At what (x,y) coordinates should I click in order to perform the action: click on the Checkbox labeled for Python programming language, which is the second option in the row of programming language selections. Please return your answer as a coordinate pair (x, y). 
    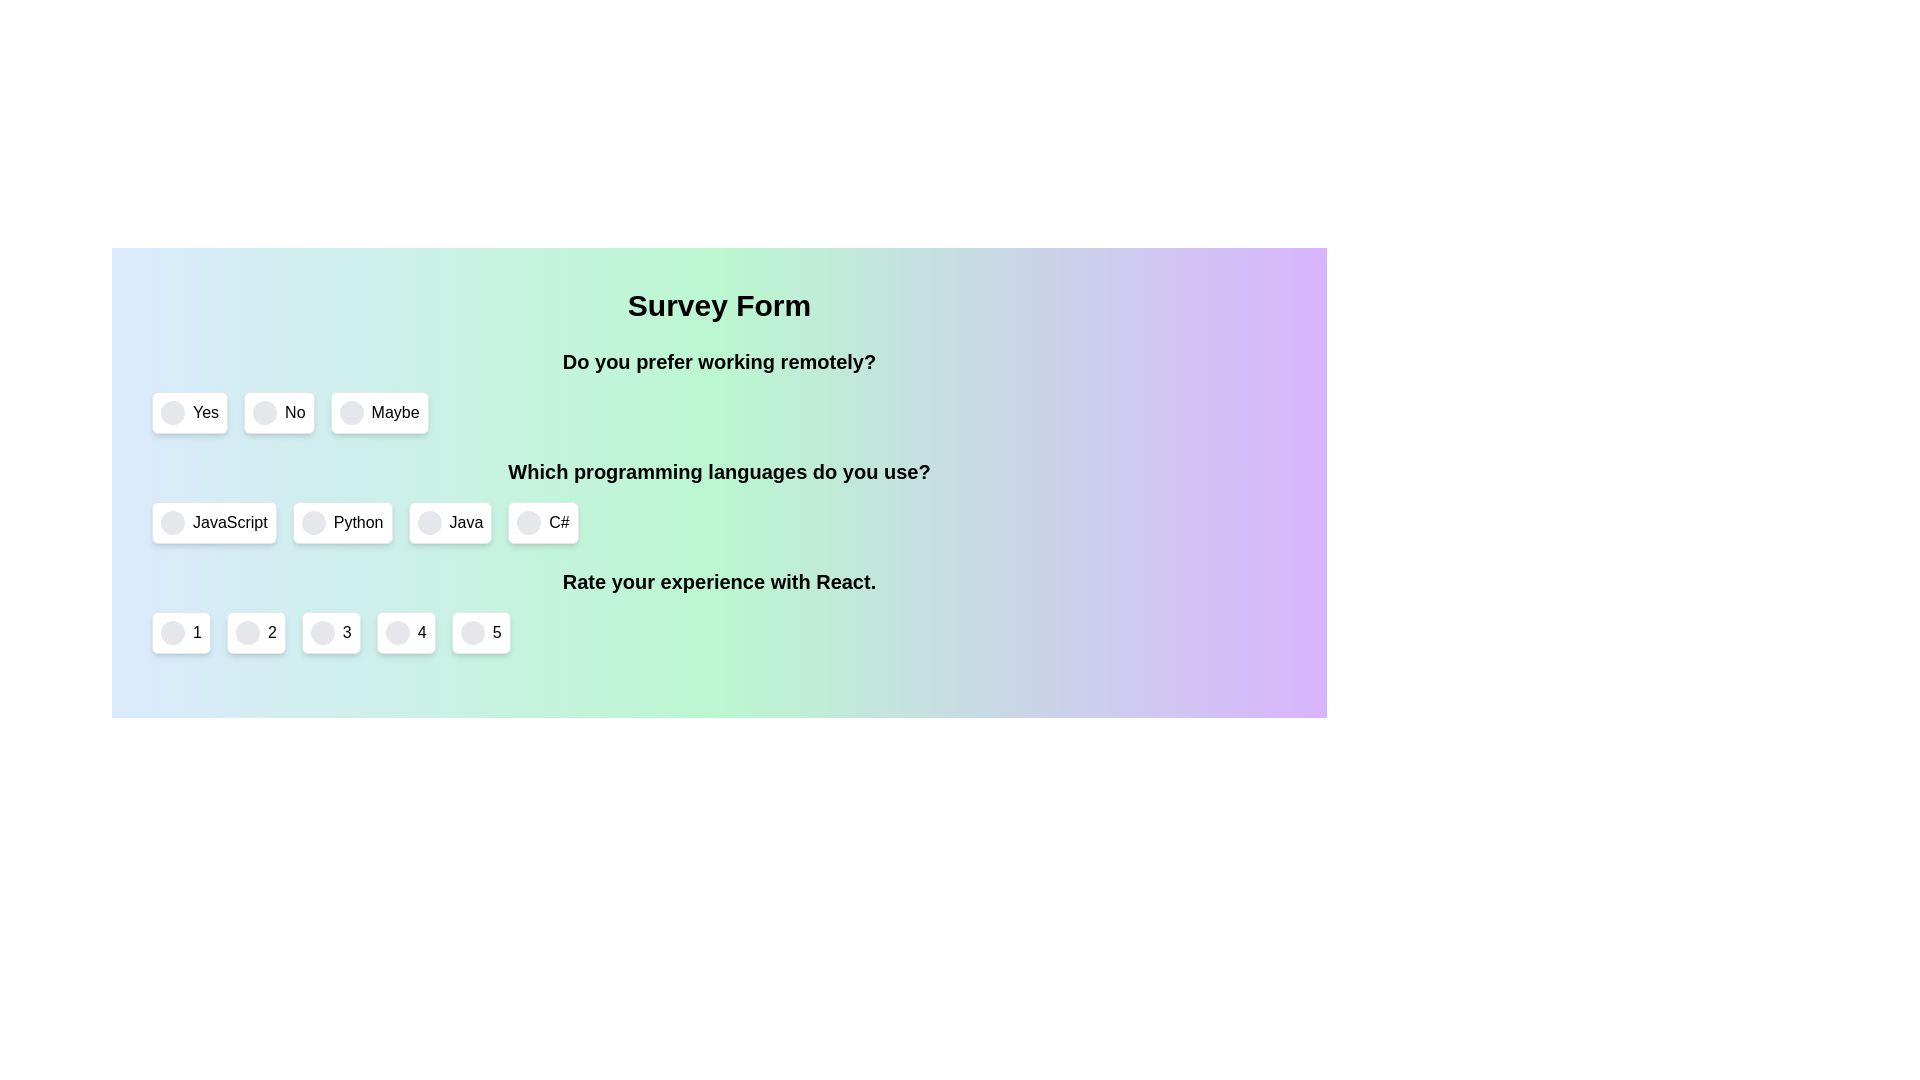
    Looking at the image, I should click on (342, 522).